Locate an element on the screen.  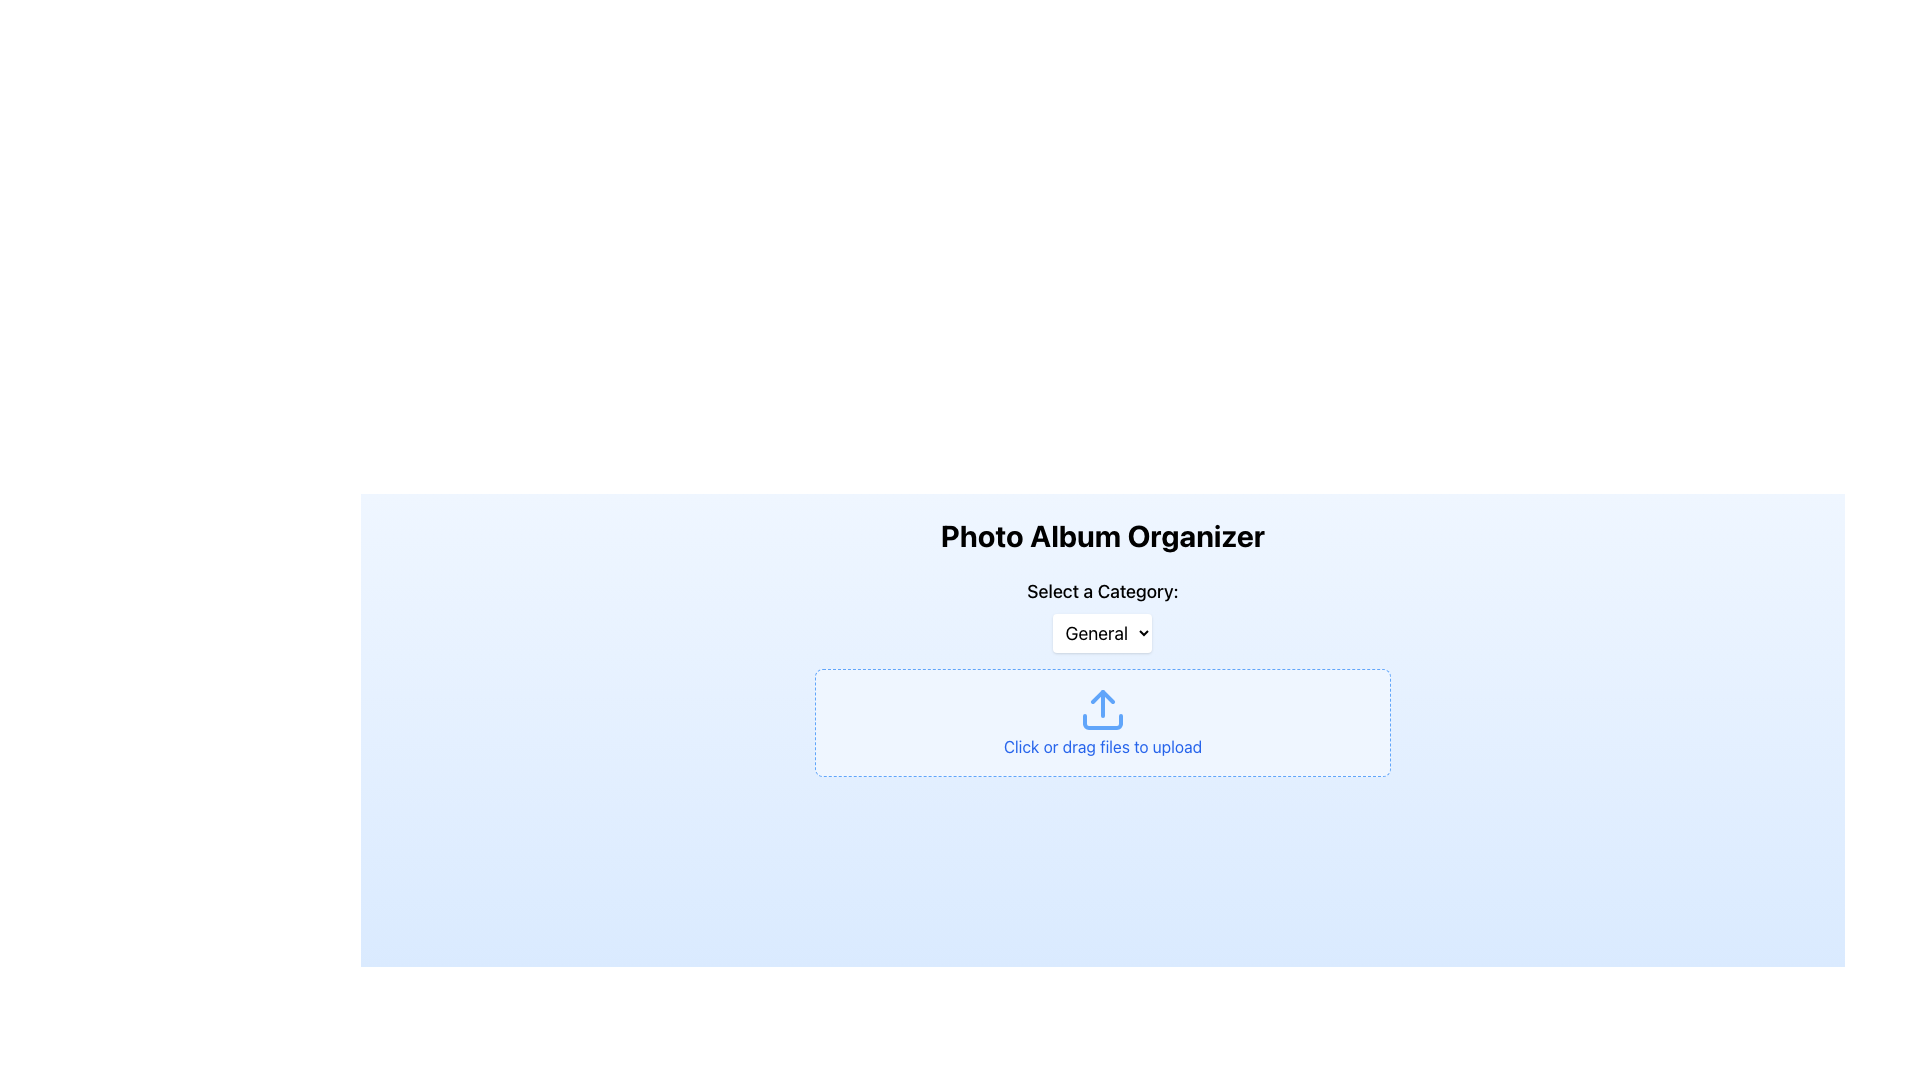
the upload indicator icon located centrally within the upload area, which prompts users to upload files is located at coordinates (1102, 708).